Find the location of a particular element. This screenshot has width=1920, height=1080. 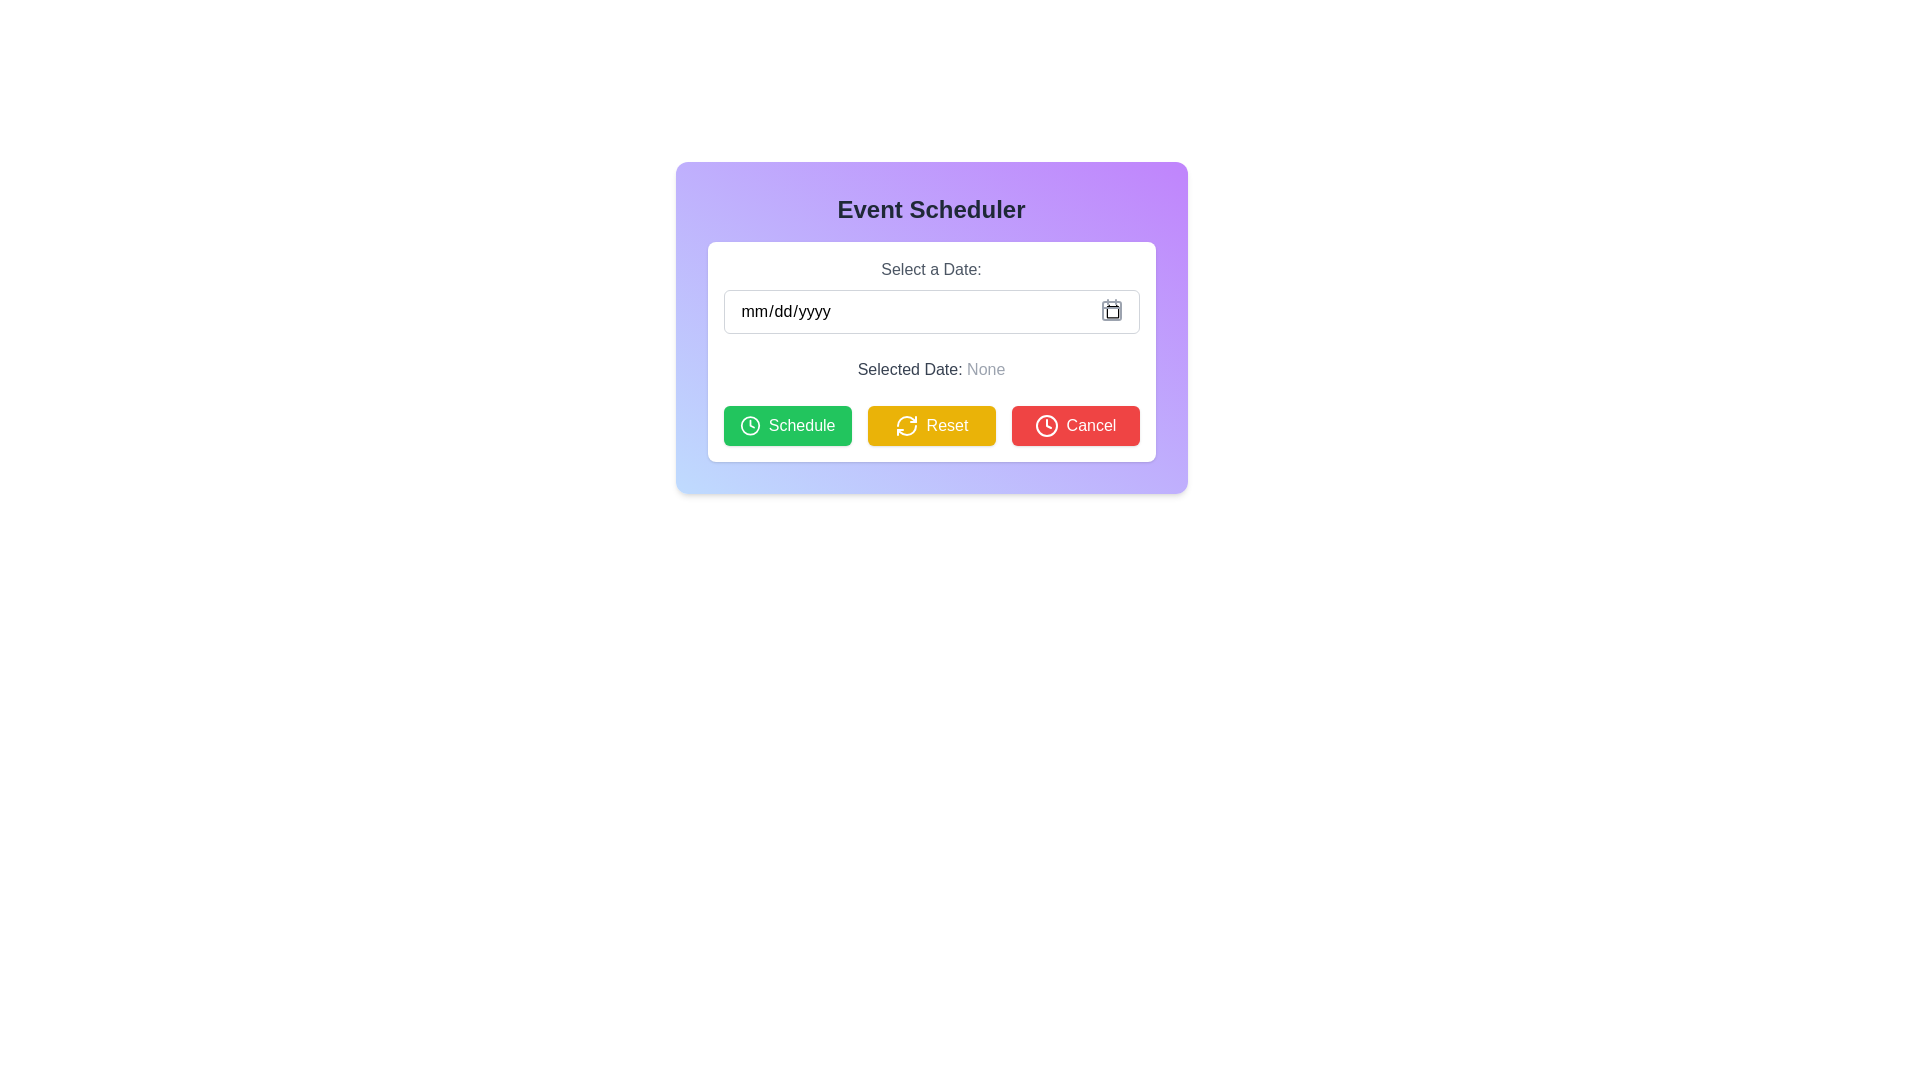

the outer circle of the clock icon located on the leftmost 'Schedule' button of the horizontal button group in the 'Event Scheduler' dialog box is located at coordinates (749, 424).